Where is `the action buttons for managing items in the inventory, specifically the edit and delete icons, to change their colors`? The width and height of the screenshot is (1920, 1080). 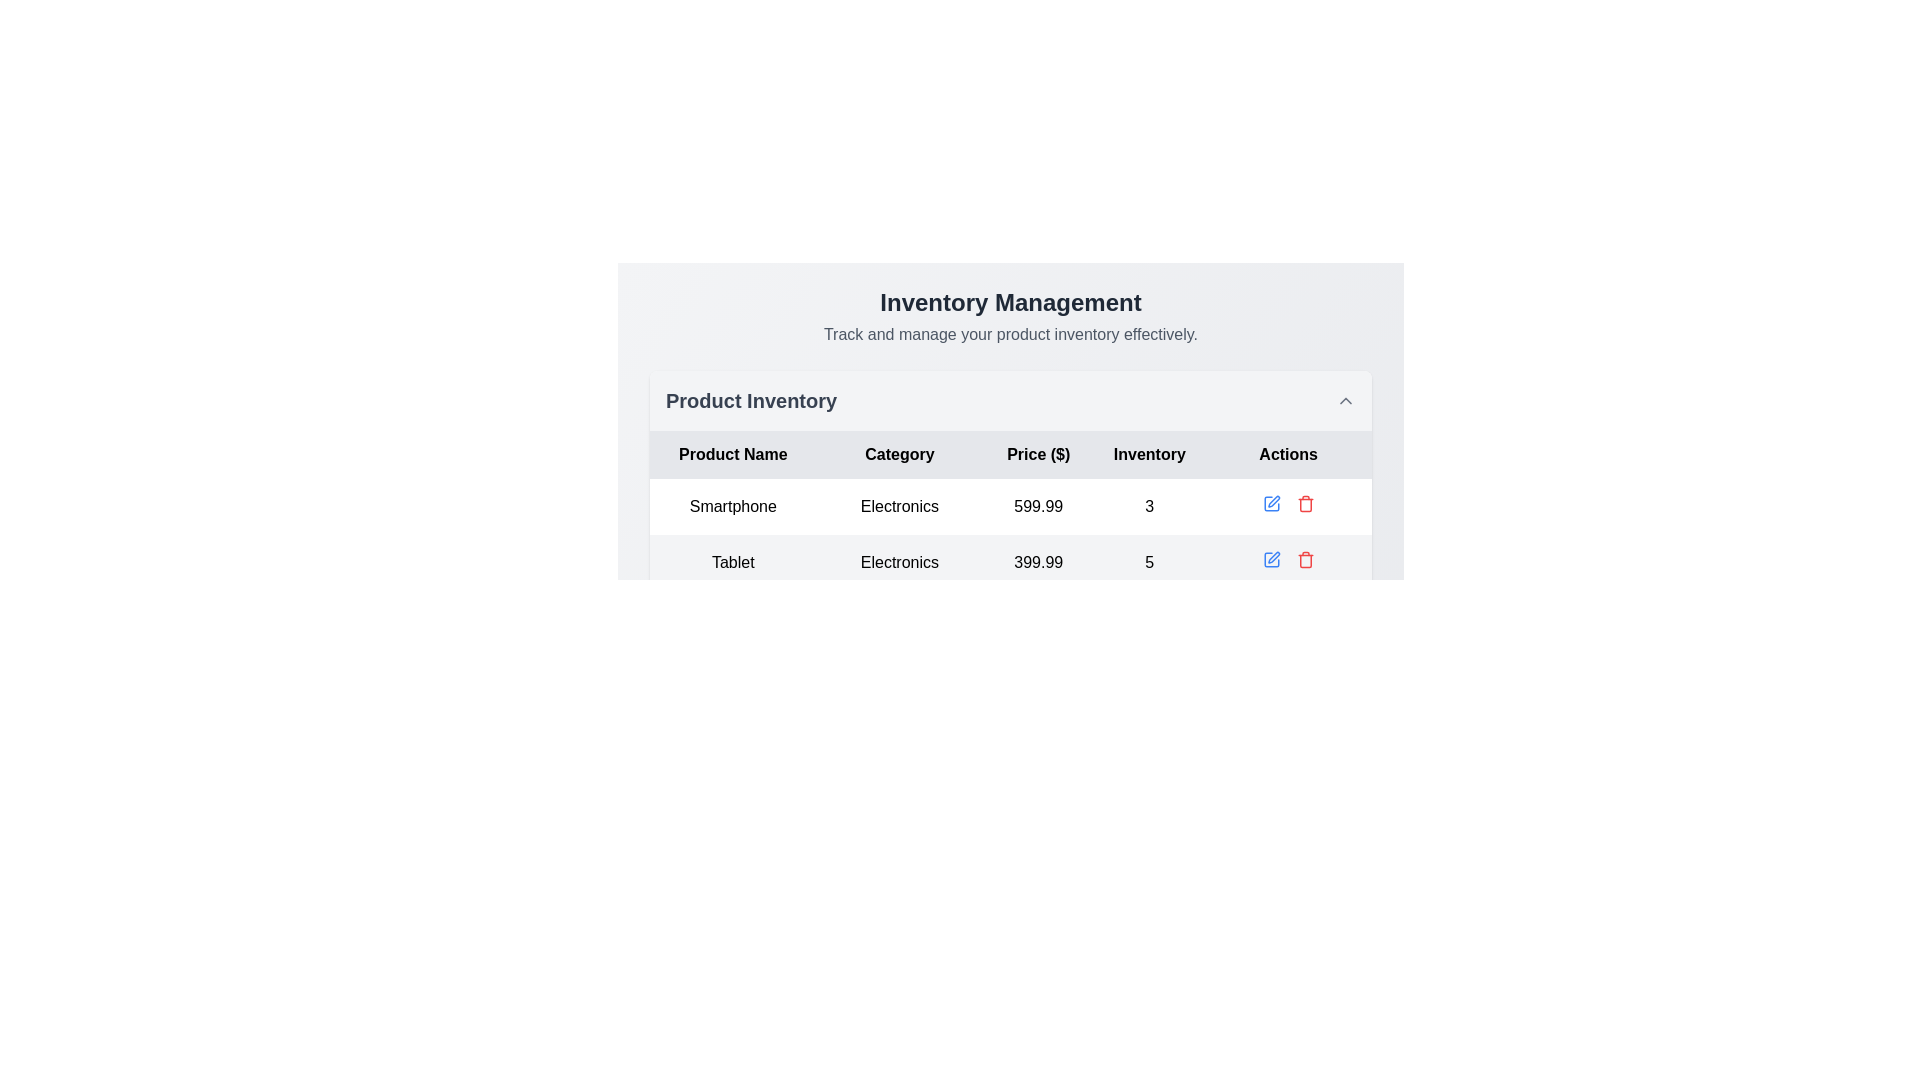 the action buttons for managing items in the inventory, specifically the edit and delete icons, to change their colors is located at coordinates (1288, 503).